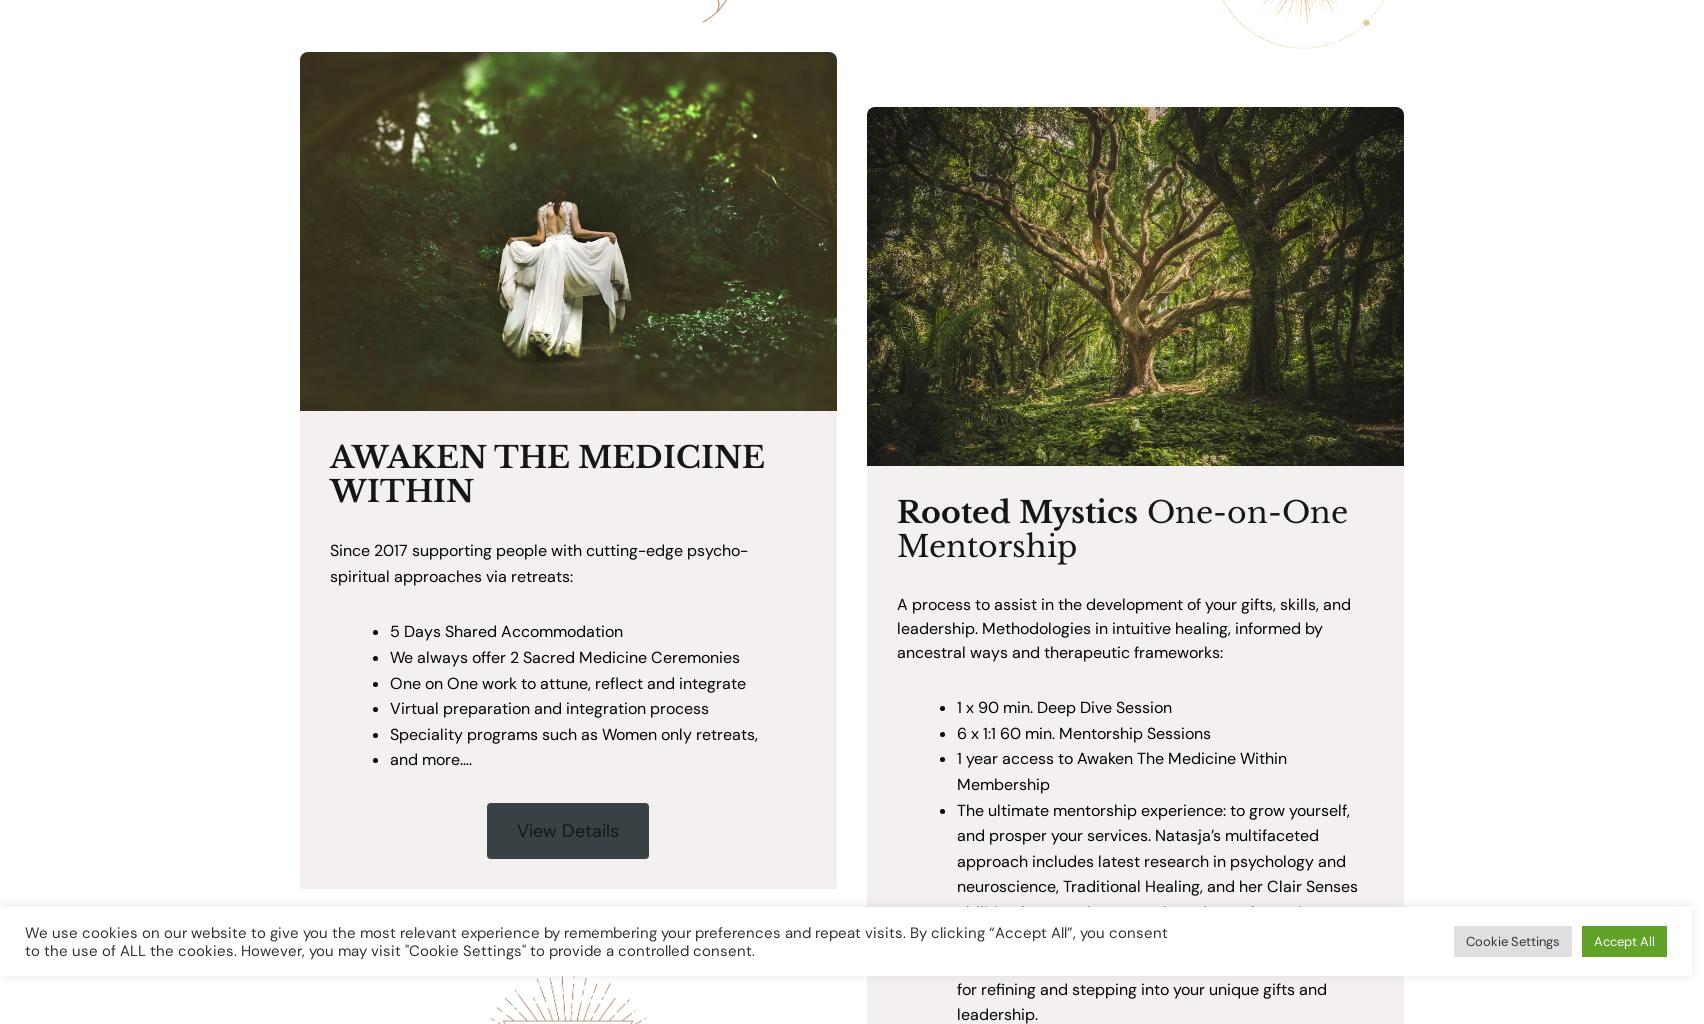 This screenshot has width=1704, height=1024. I want to click on 'AWAKEN THE MEDICINE WITHIN', so click(546, 472).